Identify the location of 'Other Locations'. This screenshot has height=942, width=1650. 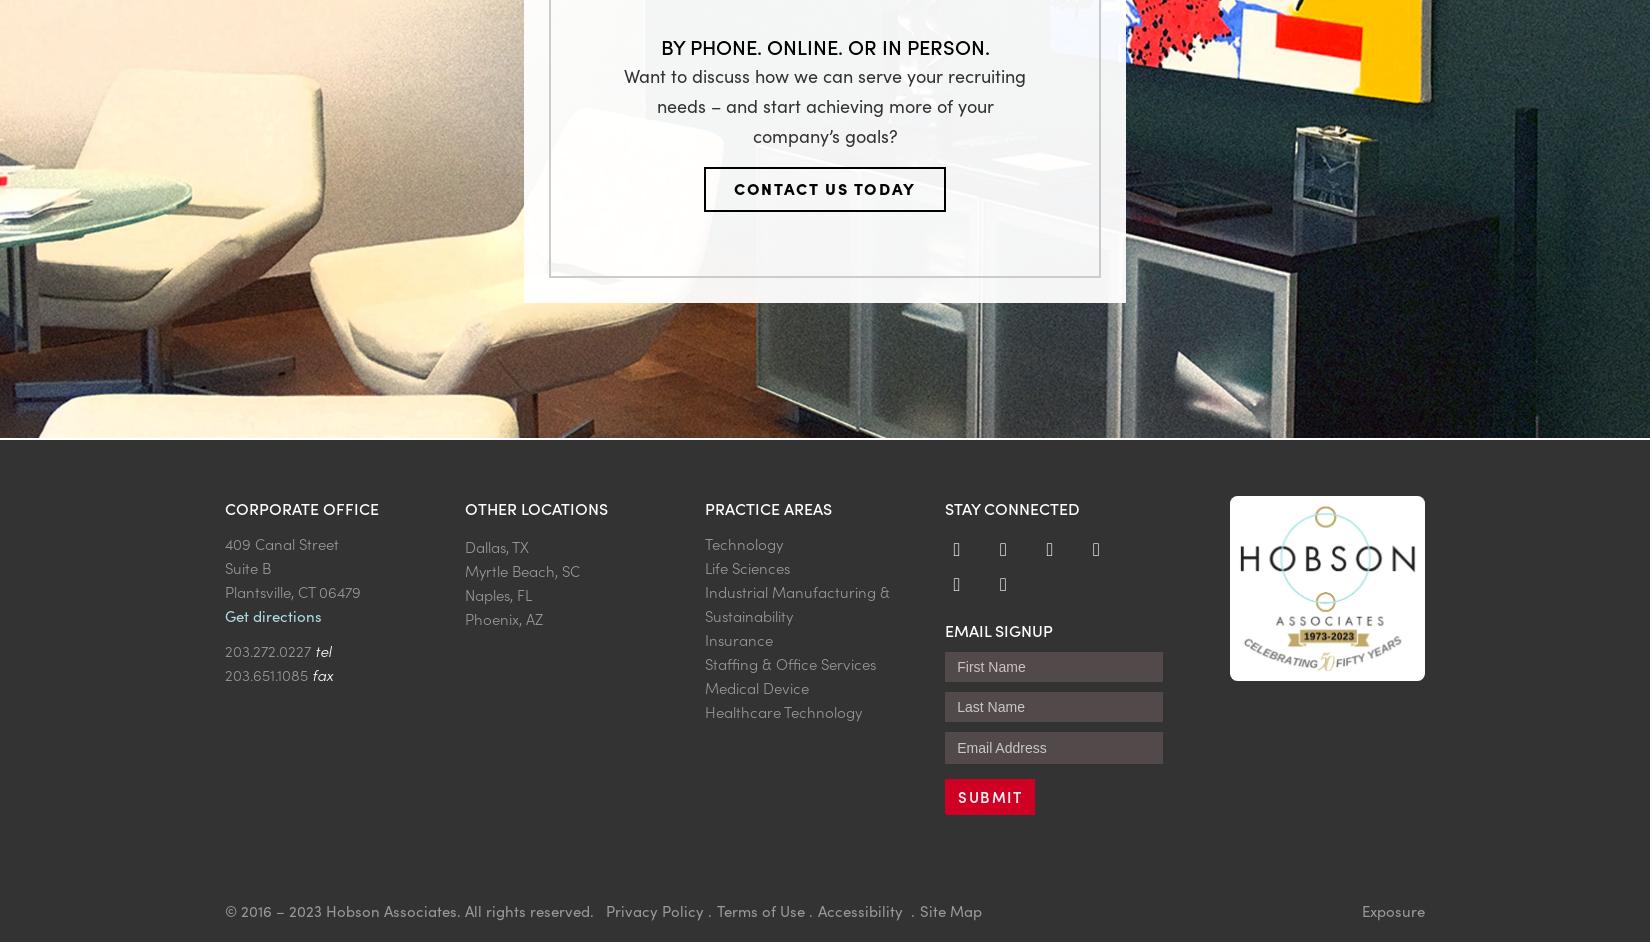
(463, 508).